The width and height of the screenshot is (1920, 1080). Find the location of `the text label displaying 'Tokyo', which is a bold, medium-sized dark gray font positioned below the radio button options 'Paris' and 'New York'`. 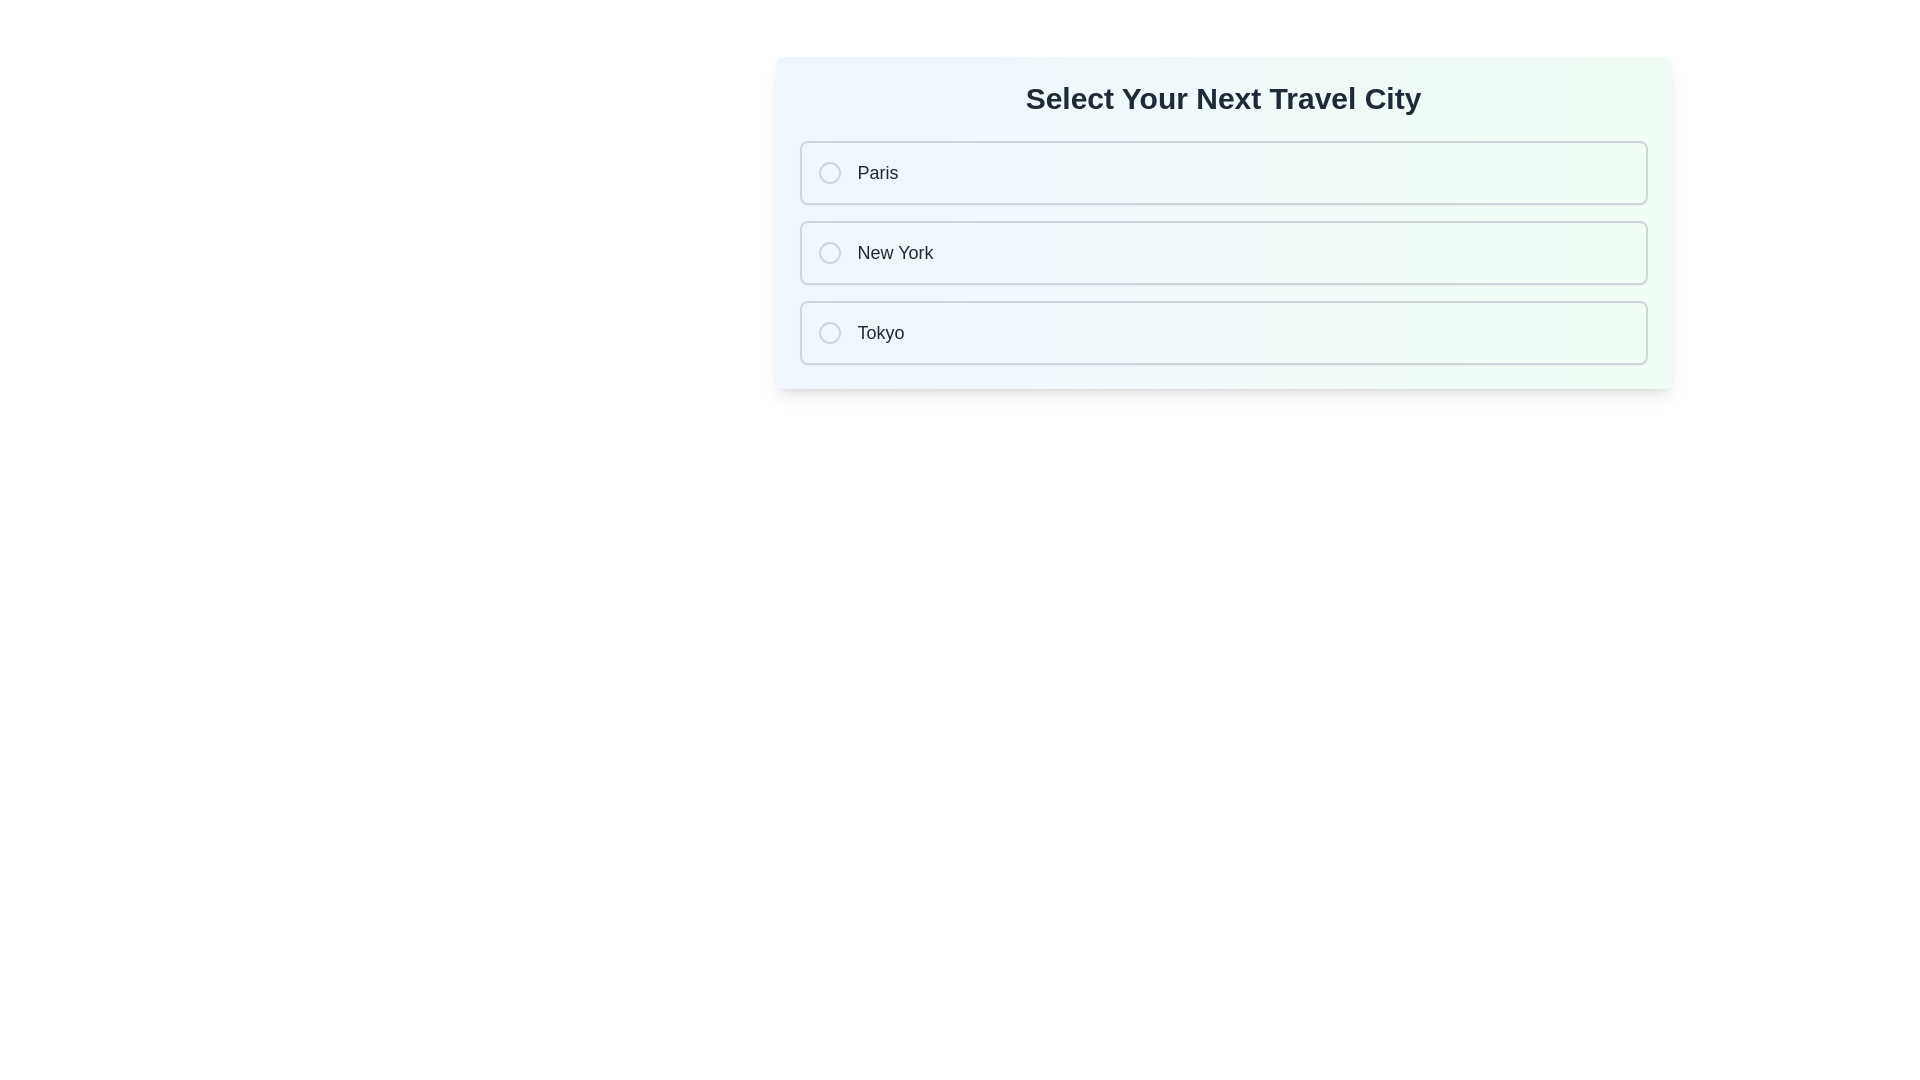

the text label displaying 'Tokyo', which is a bold, medium-sized dark gray font positioned below the radio button options 'Paris' and 'New York' is located at coordinates (880, 331).